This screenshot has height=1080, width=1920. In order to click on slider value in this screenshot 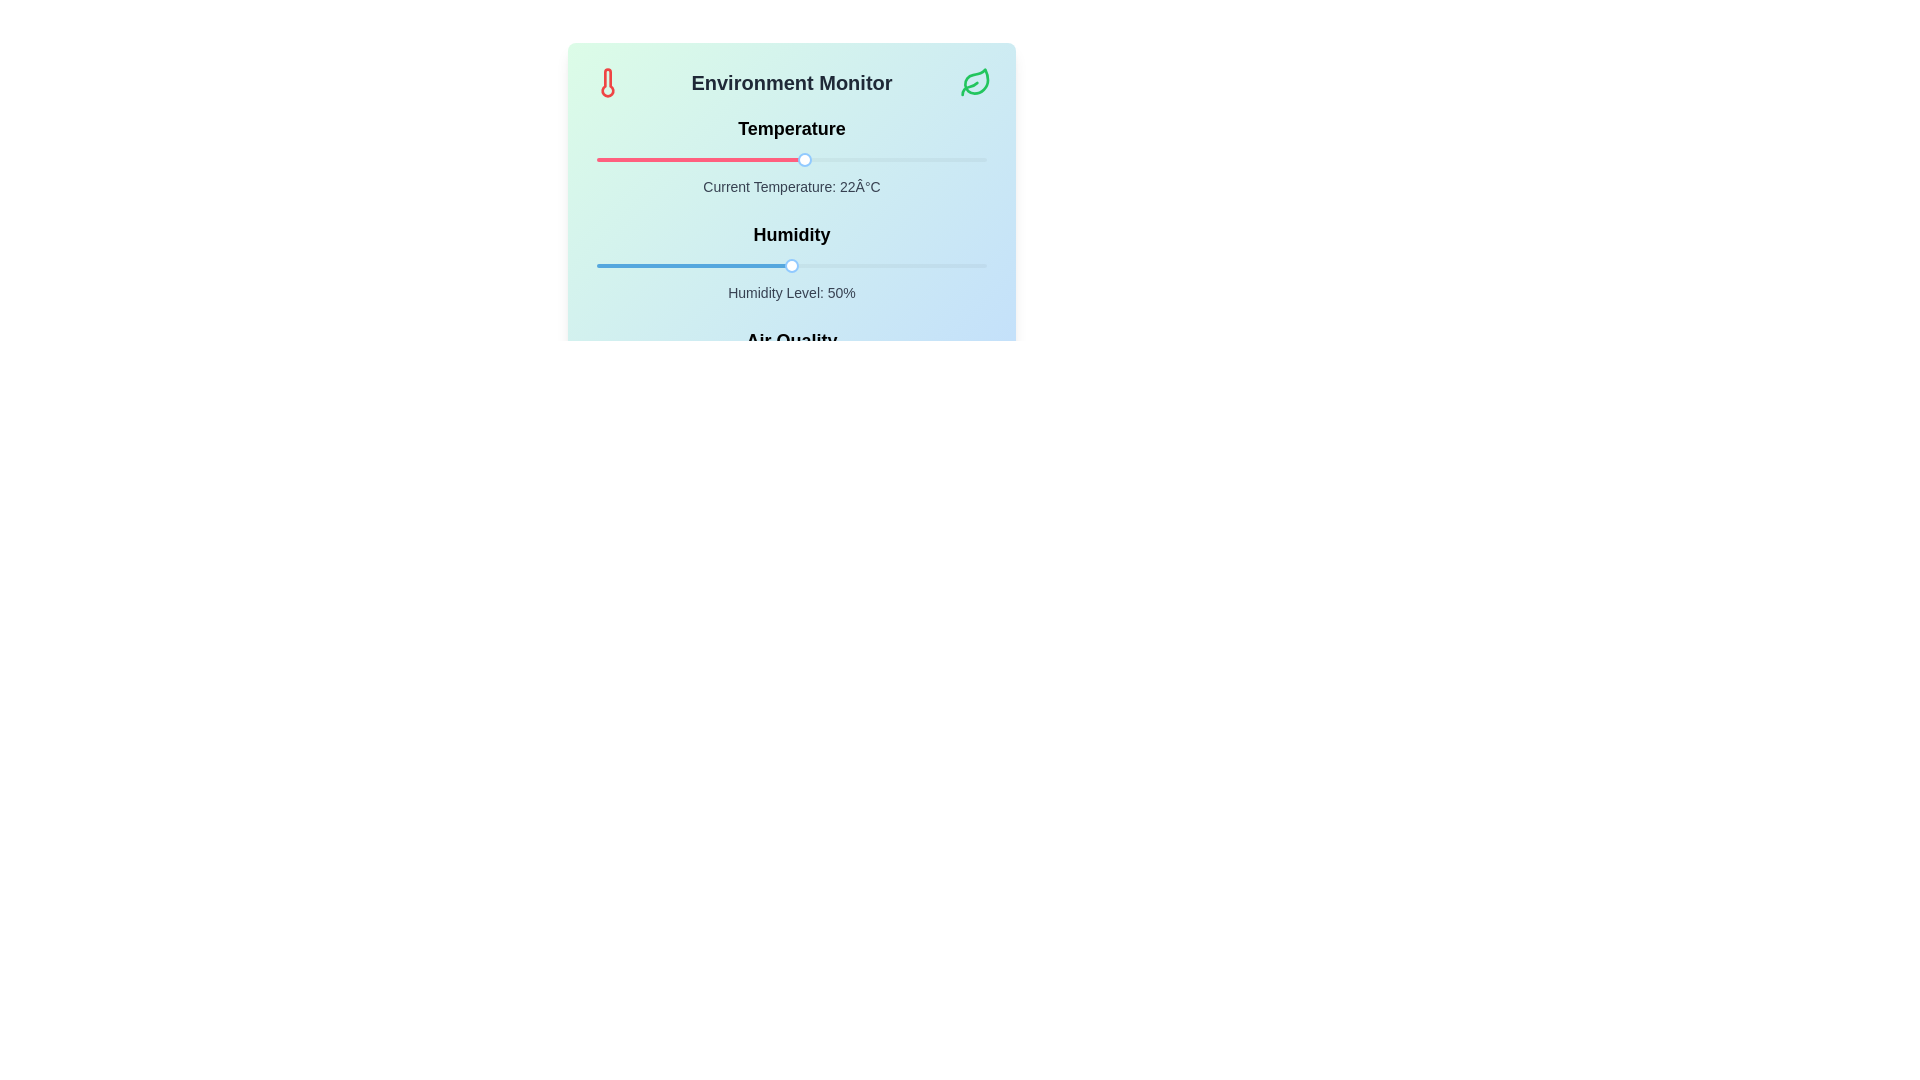, I will do `click(737, 265)`.